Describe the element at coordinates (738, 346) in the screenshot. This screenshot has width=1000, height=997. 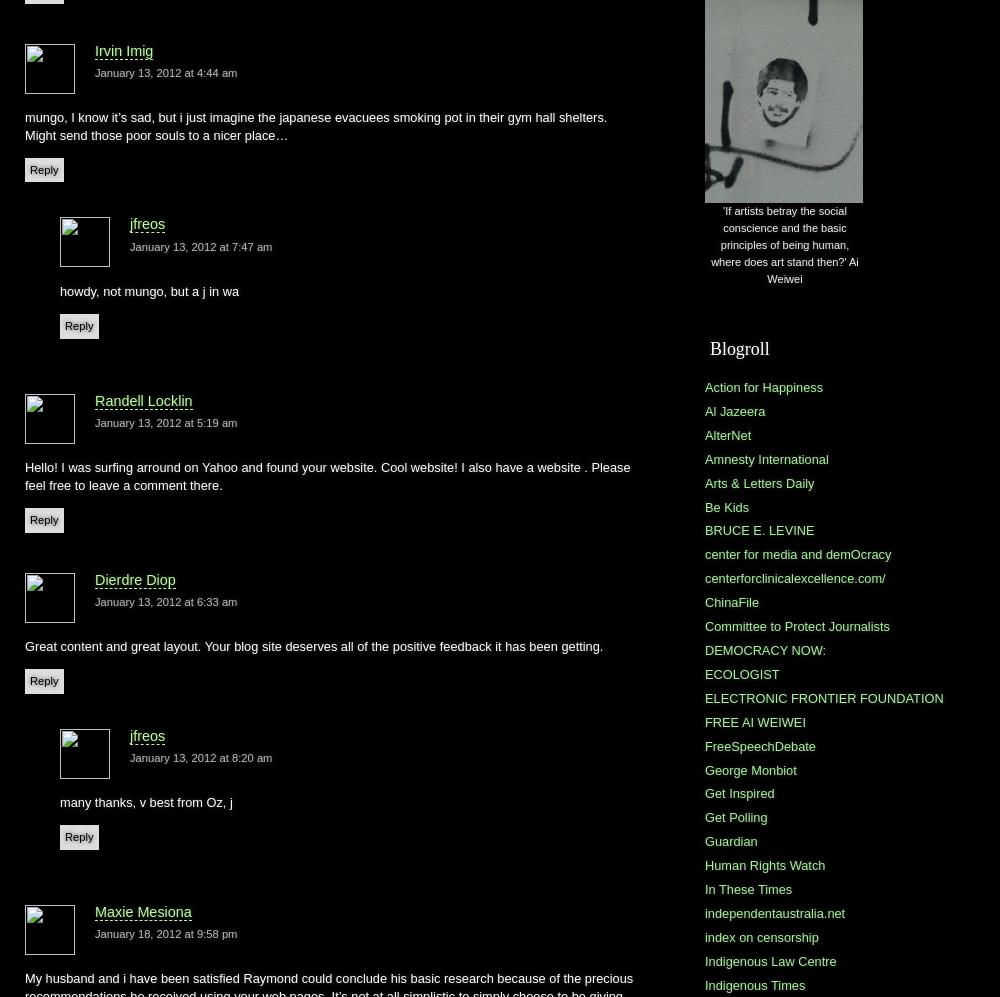
I see `'Blogroll'` at that location.